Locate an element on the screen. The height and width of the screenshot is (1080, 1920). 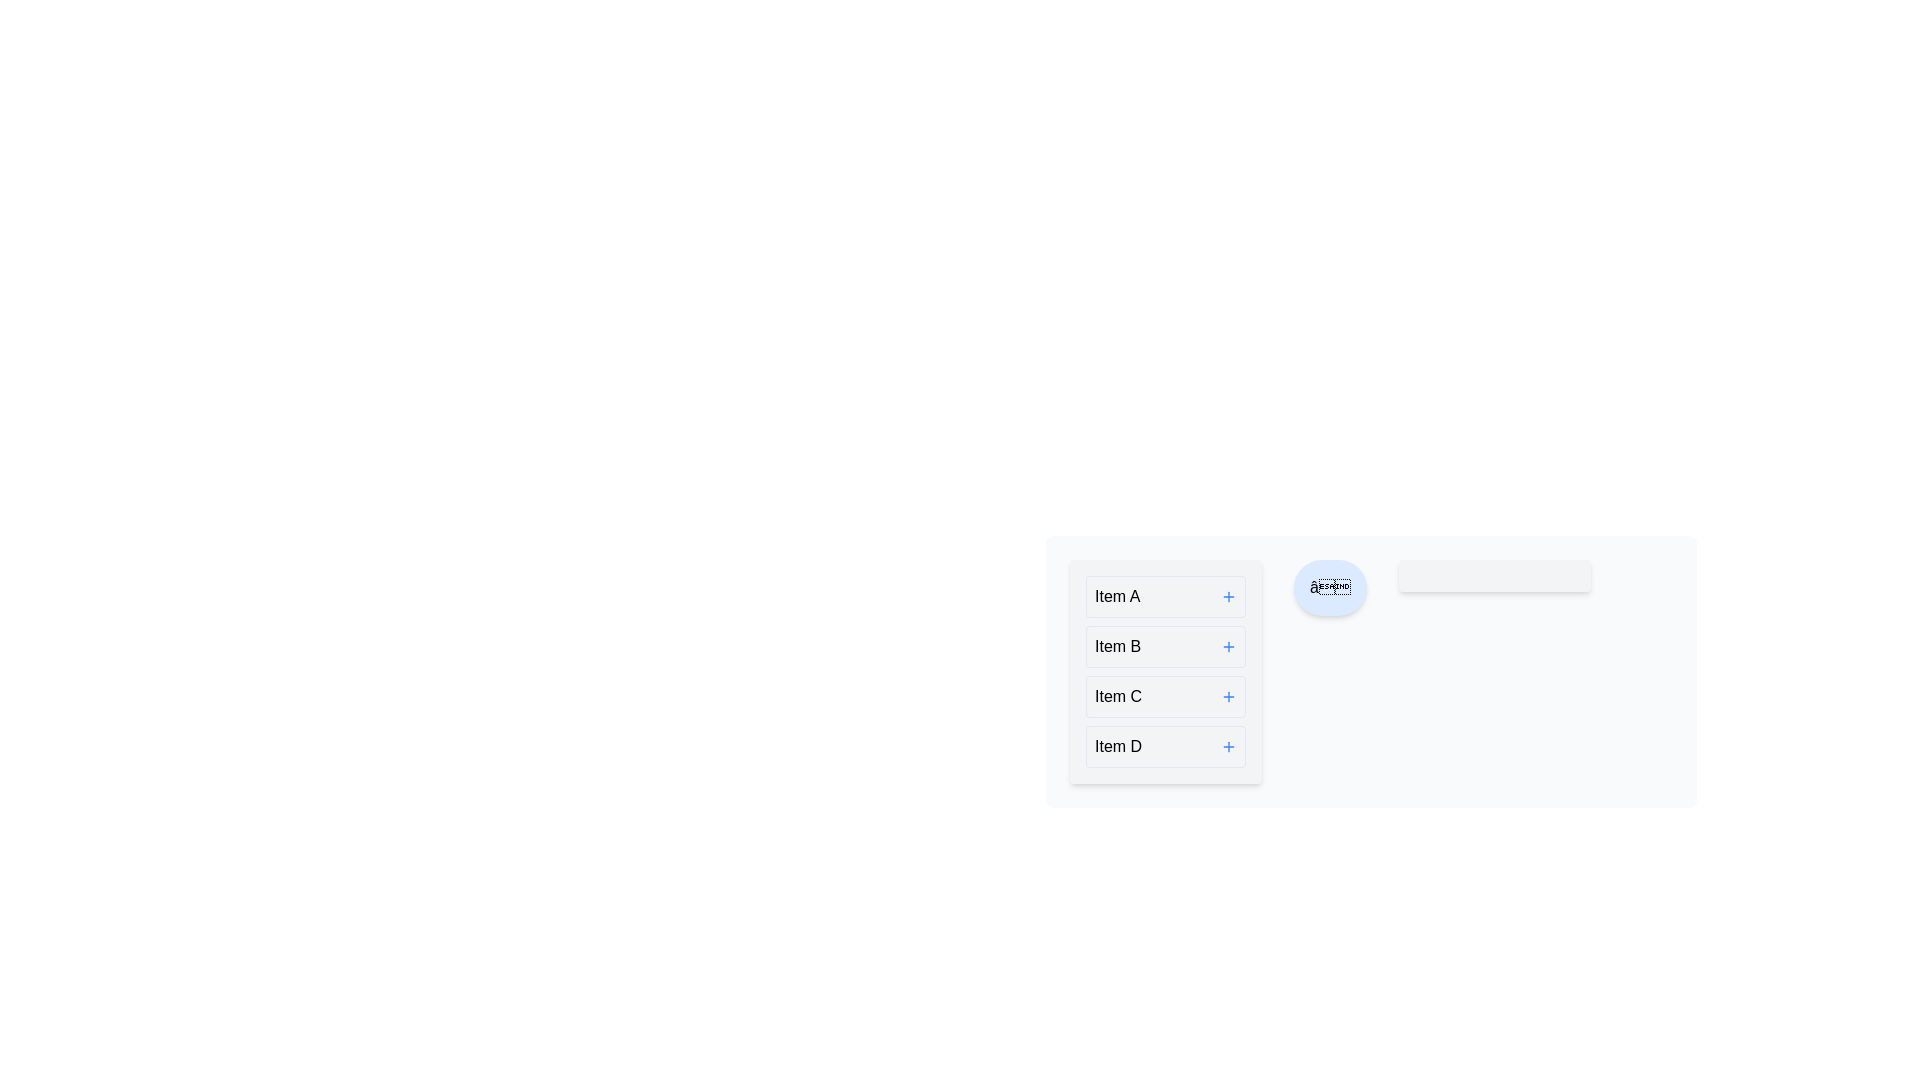
'+' button next to Item C in the left list to select it is located at coordinates (1227, 696).